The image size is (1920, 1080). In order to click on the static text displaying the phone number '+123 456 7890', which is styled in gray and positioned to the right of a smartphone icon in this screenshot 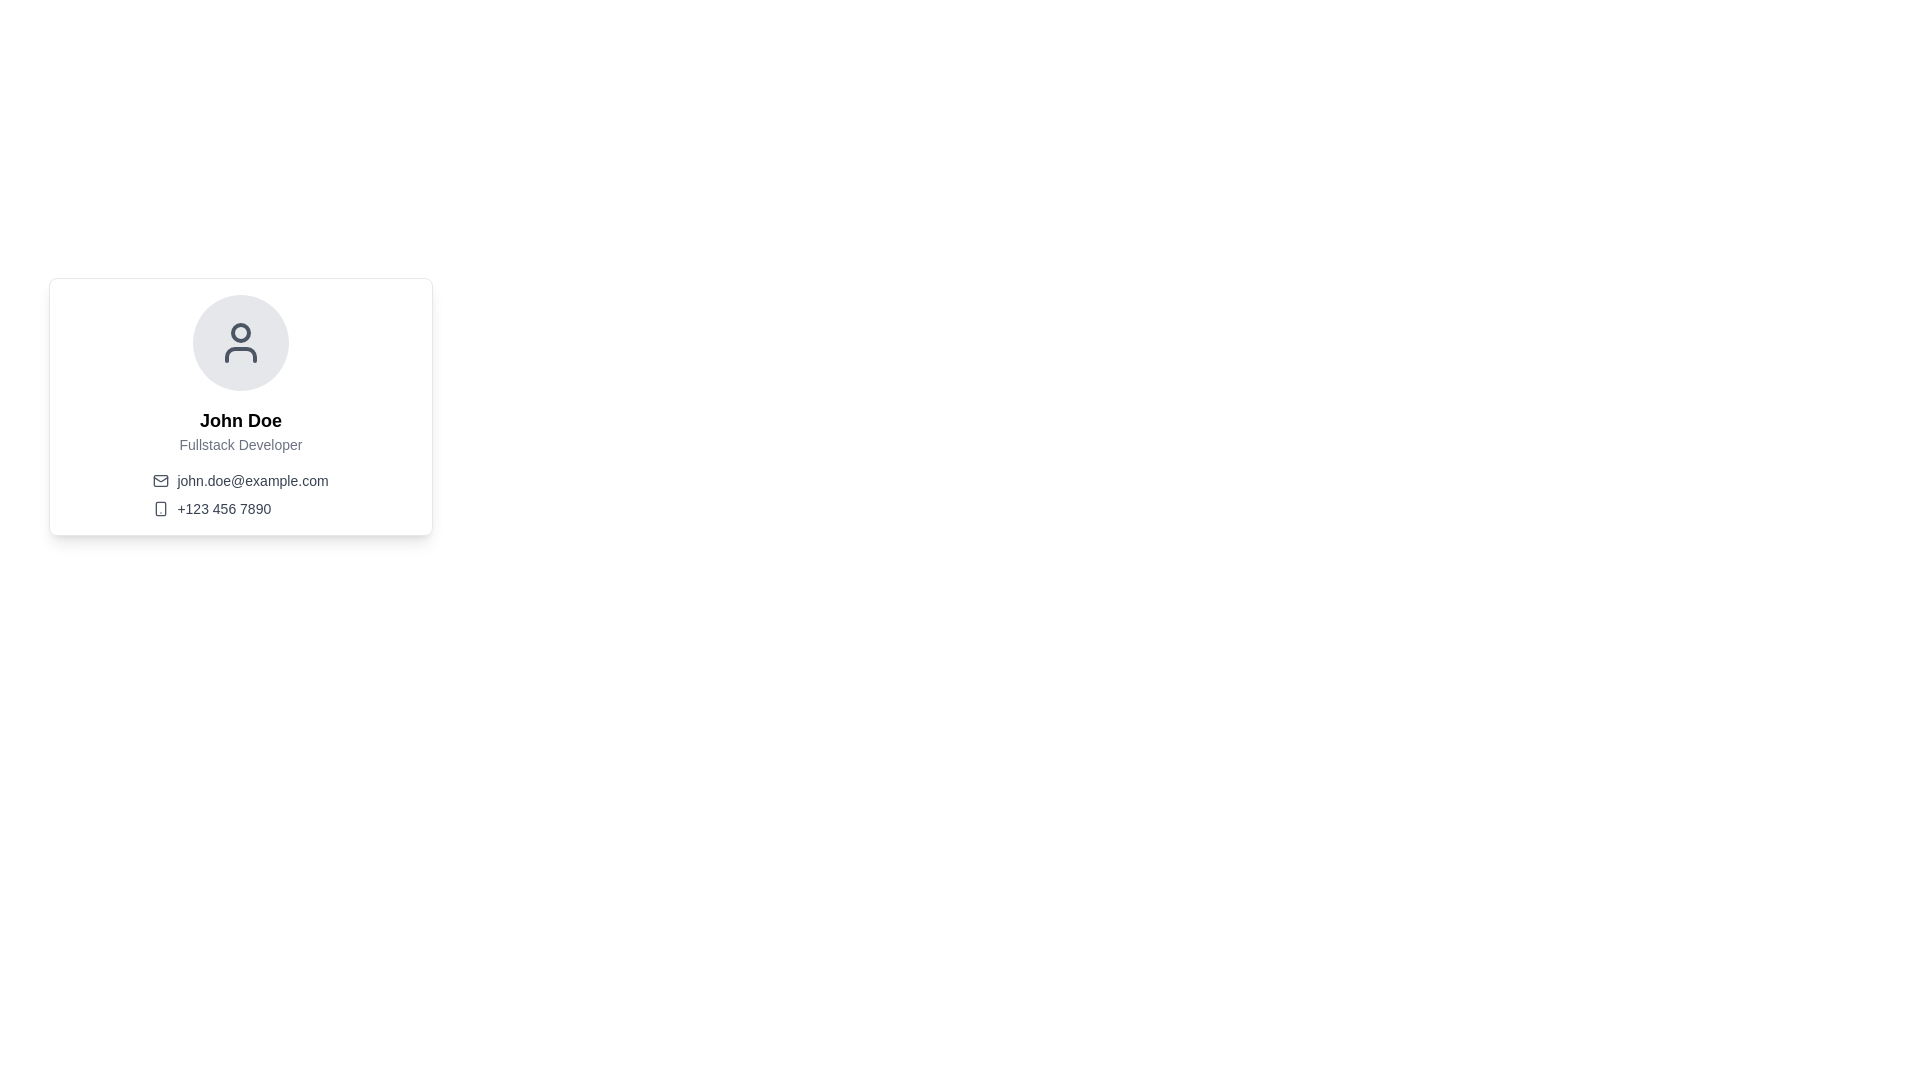, I will do `click(224, 508)`.